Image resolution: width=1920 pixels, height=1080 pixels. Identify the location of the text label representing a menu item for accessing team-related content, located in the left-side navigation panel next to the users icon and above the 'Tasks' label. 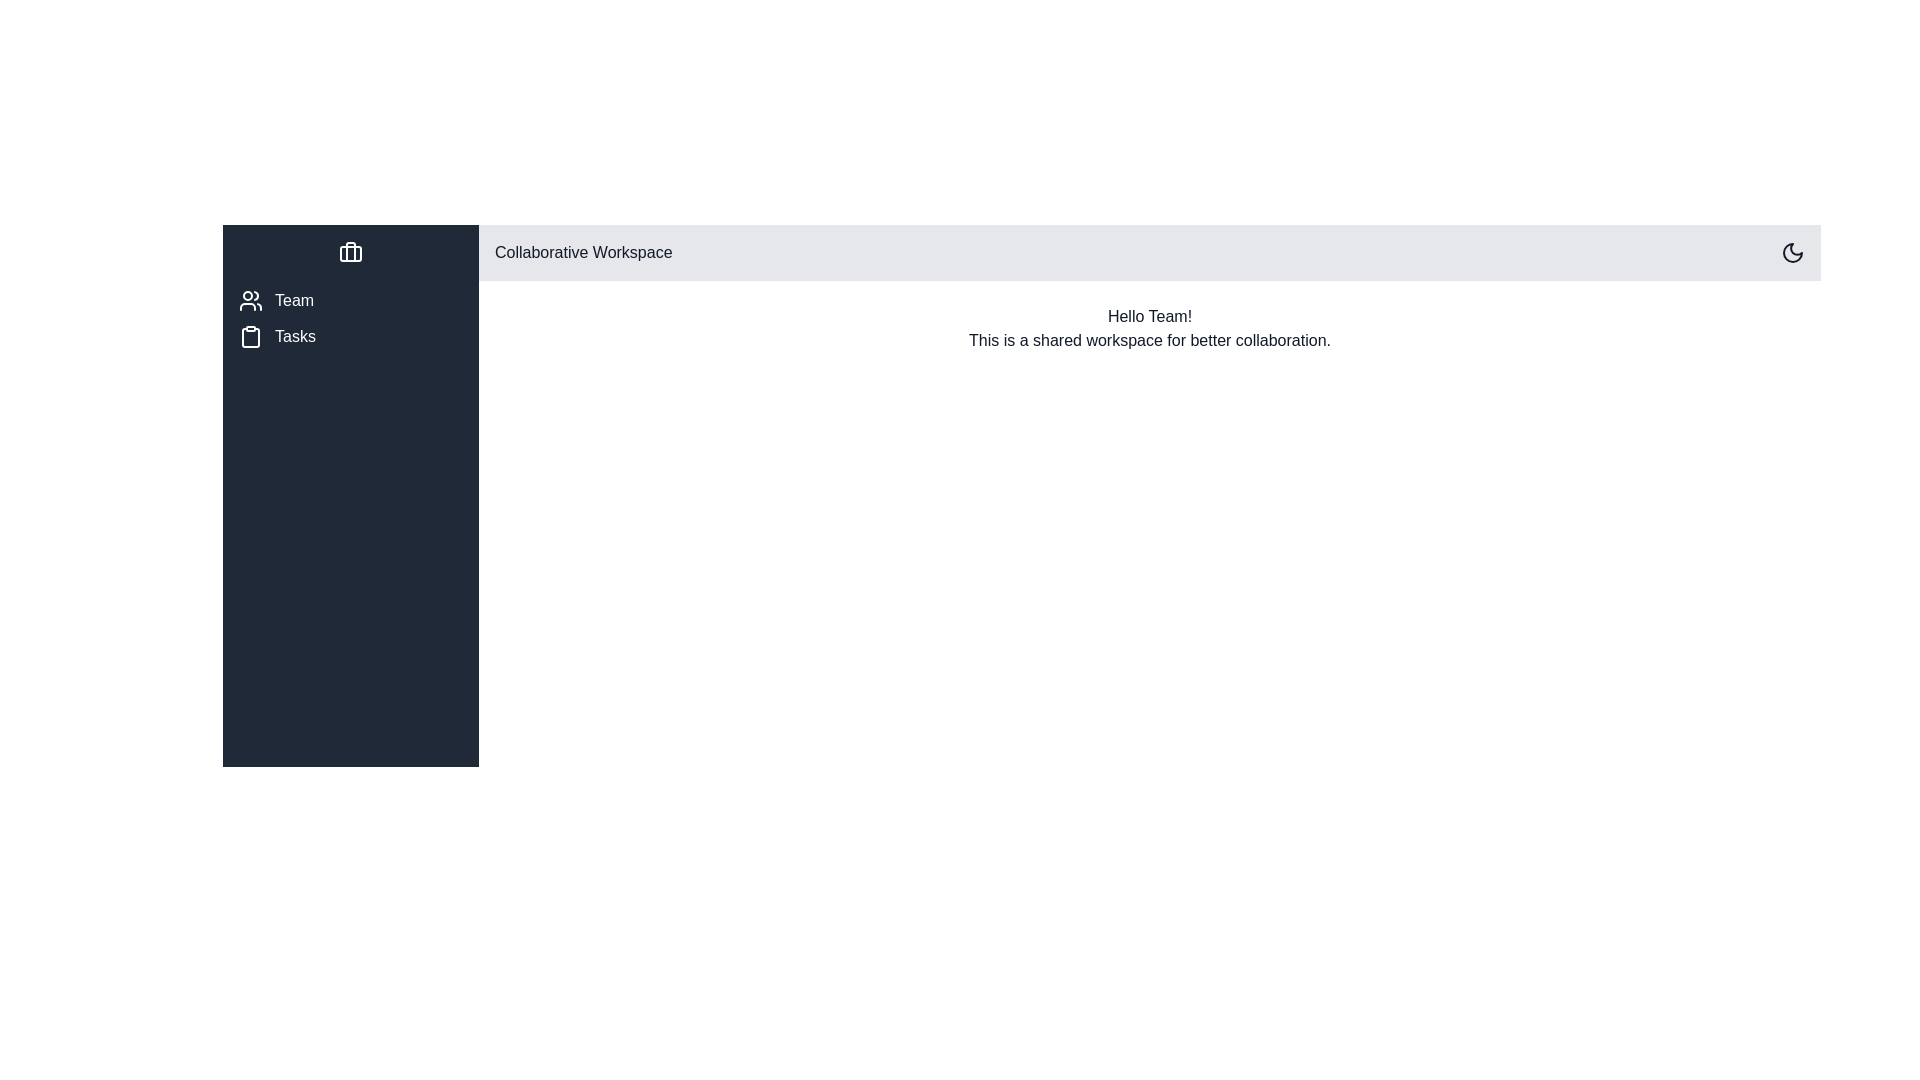
(293, 300).